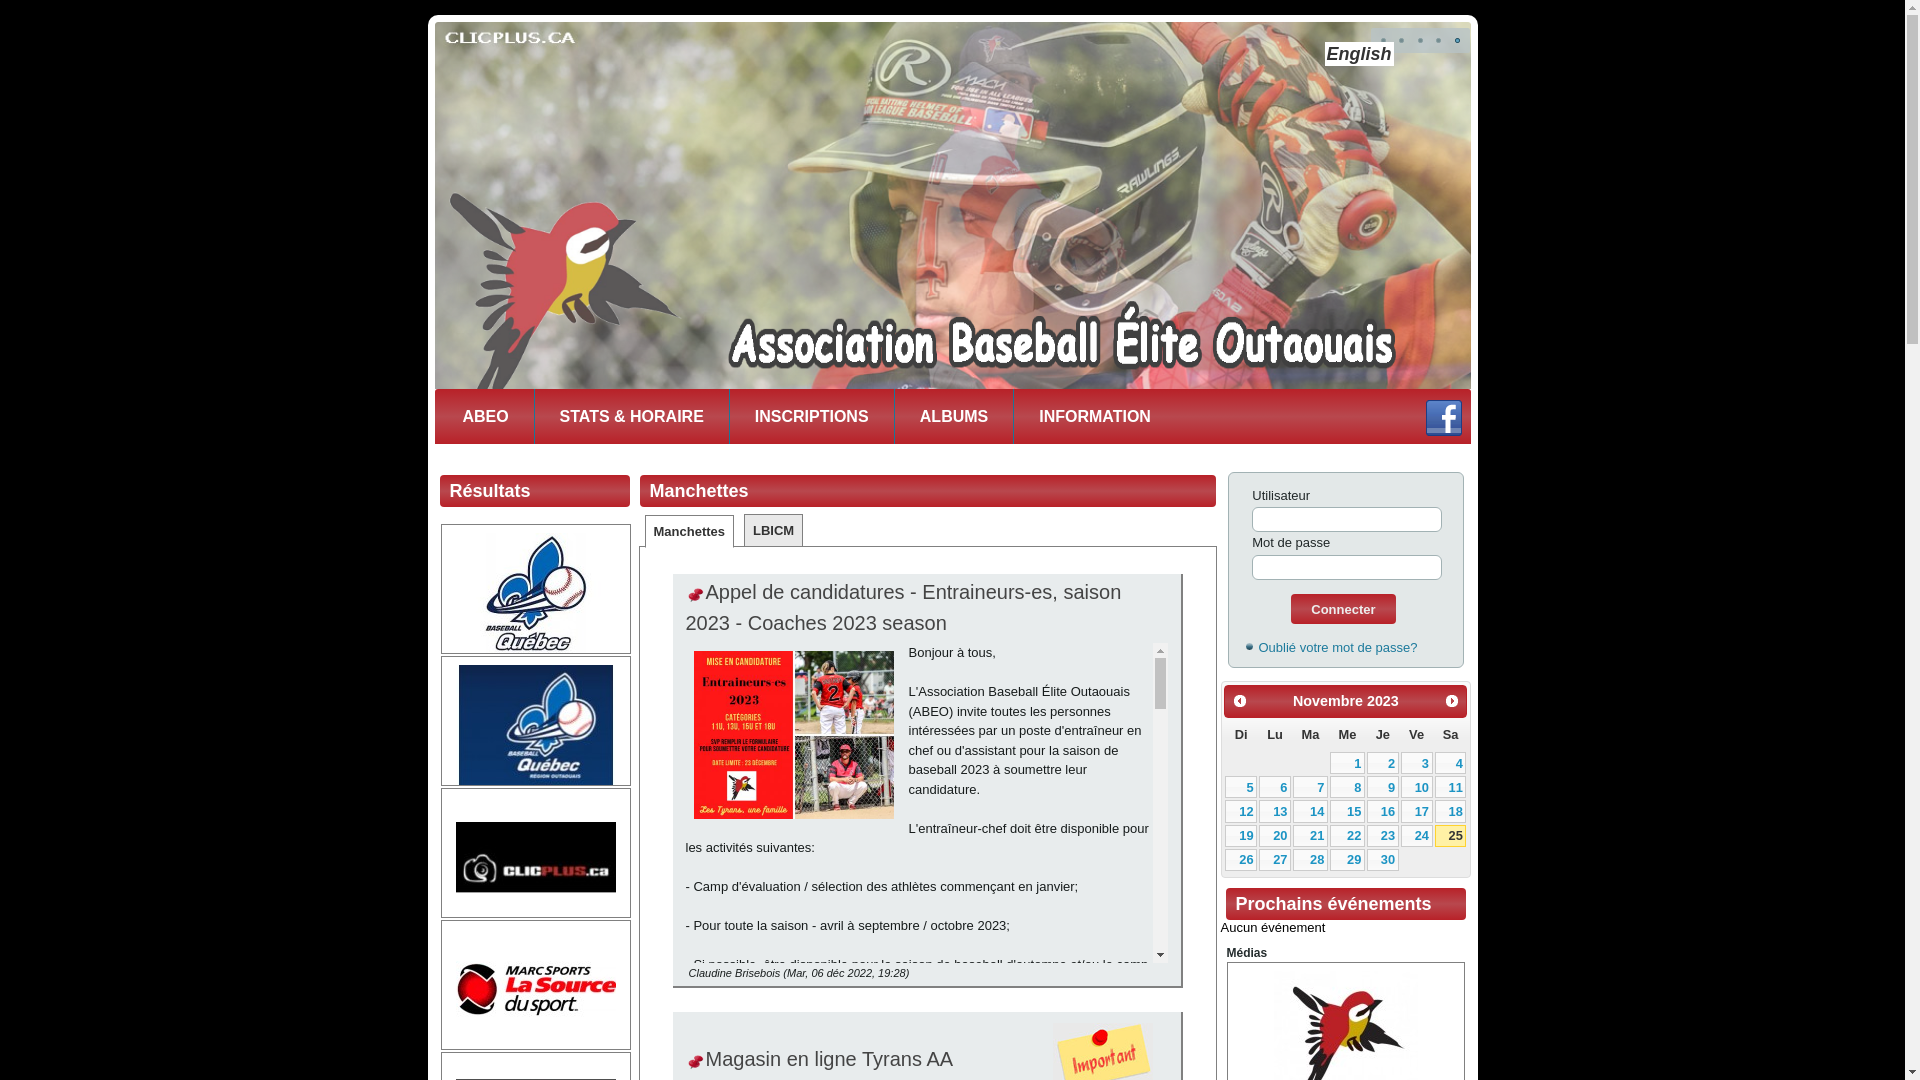  Describe the element at coordinates (629, 415) in the screenshot. I see `'STATS & HORAIRE'` at that location.